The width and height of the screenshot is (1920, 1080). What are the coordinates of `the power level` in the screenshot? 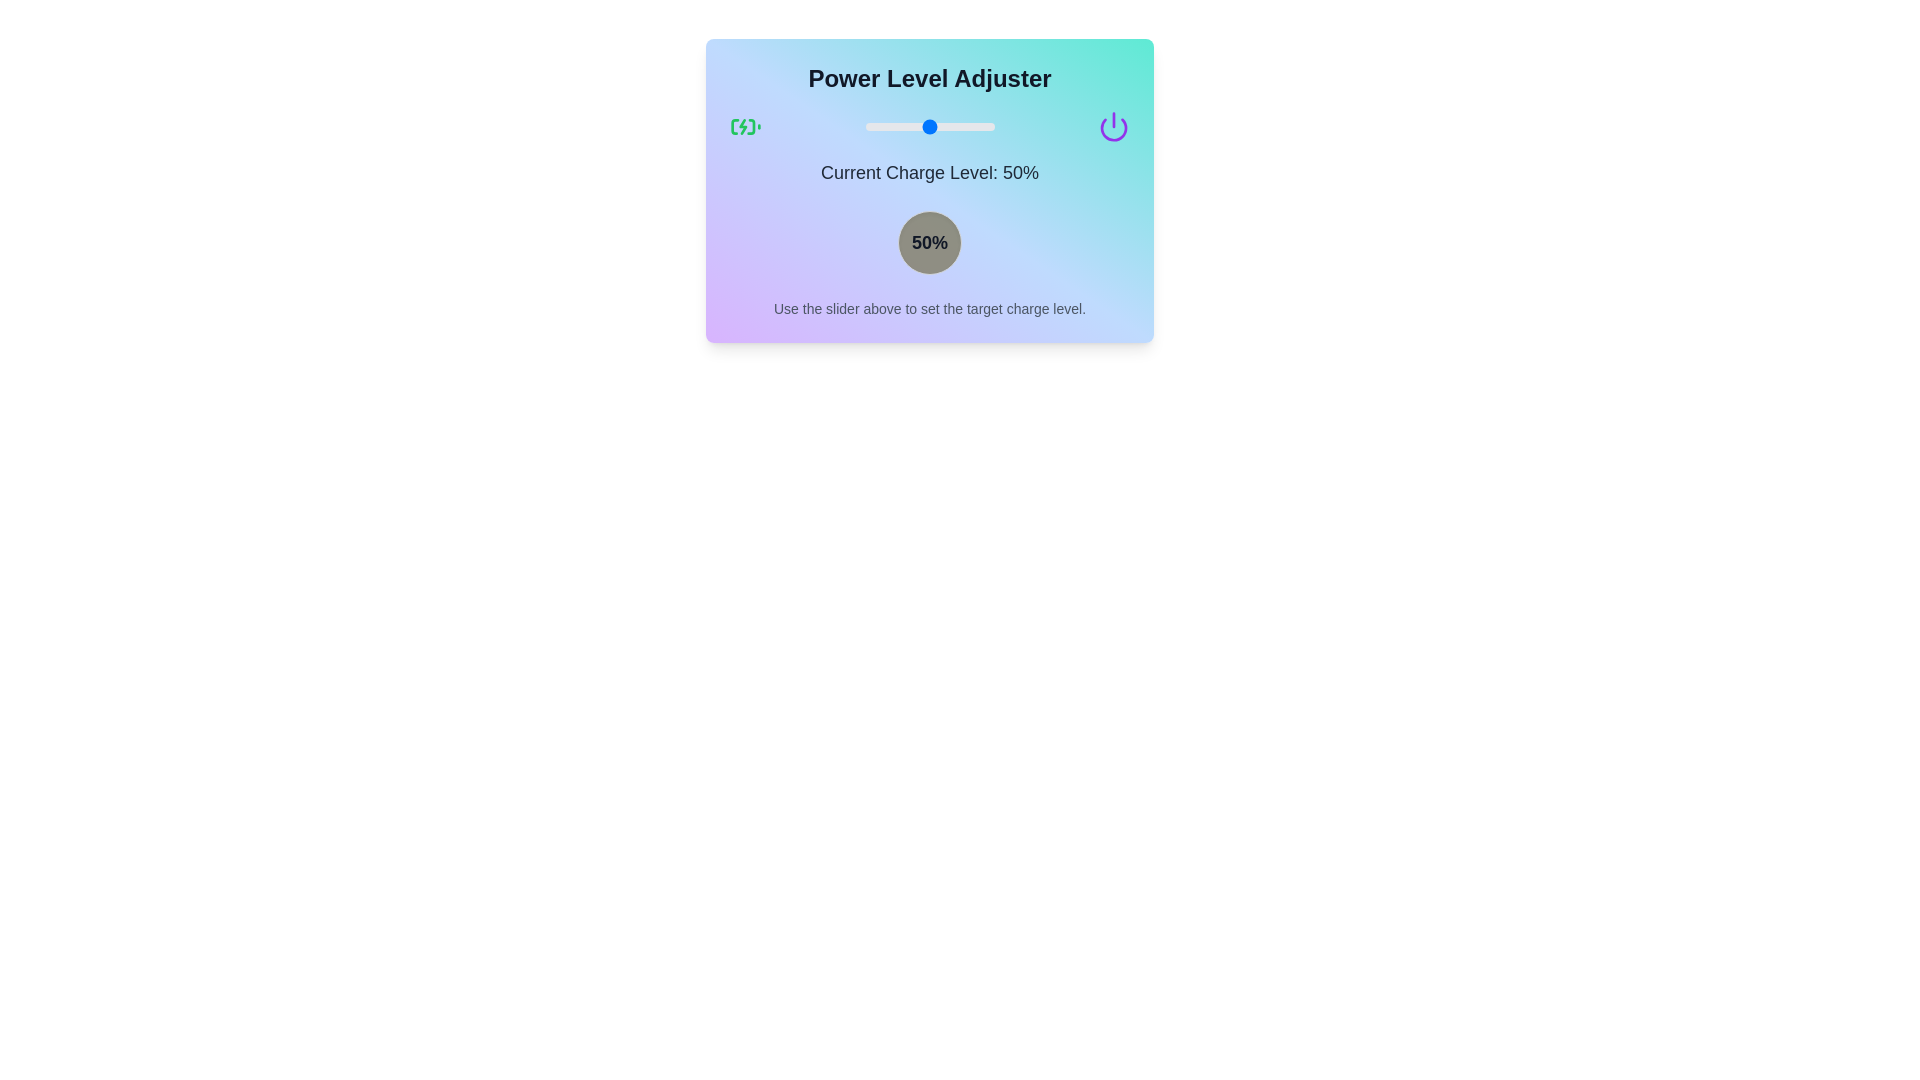 It's located at (912, 127).